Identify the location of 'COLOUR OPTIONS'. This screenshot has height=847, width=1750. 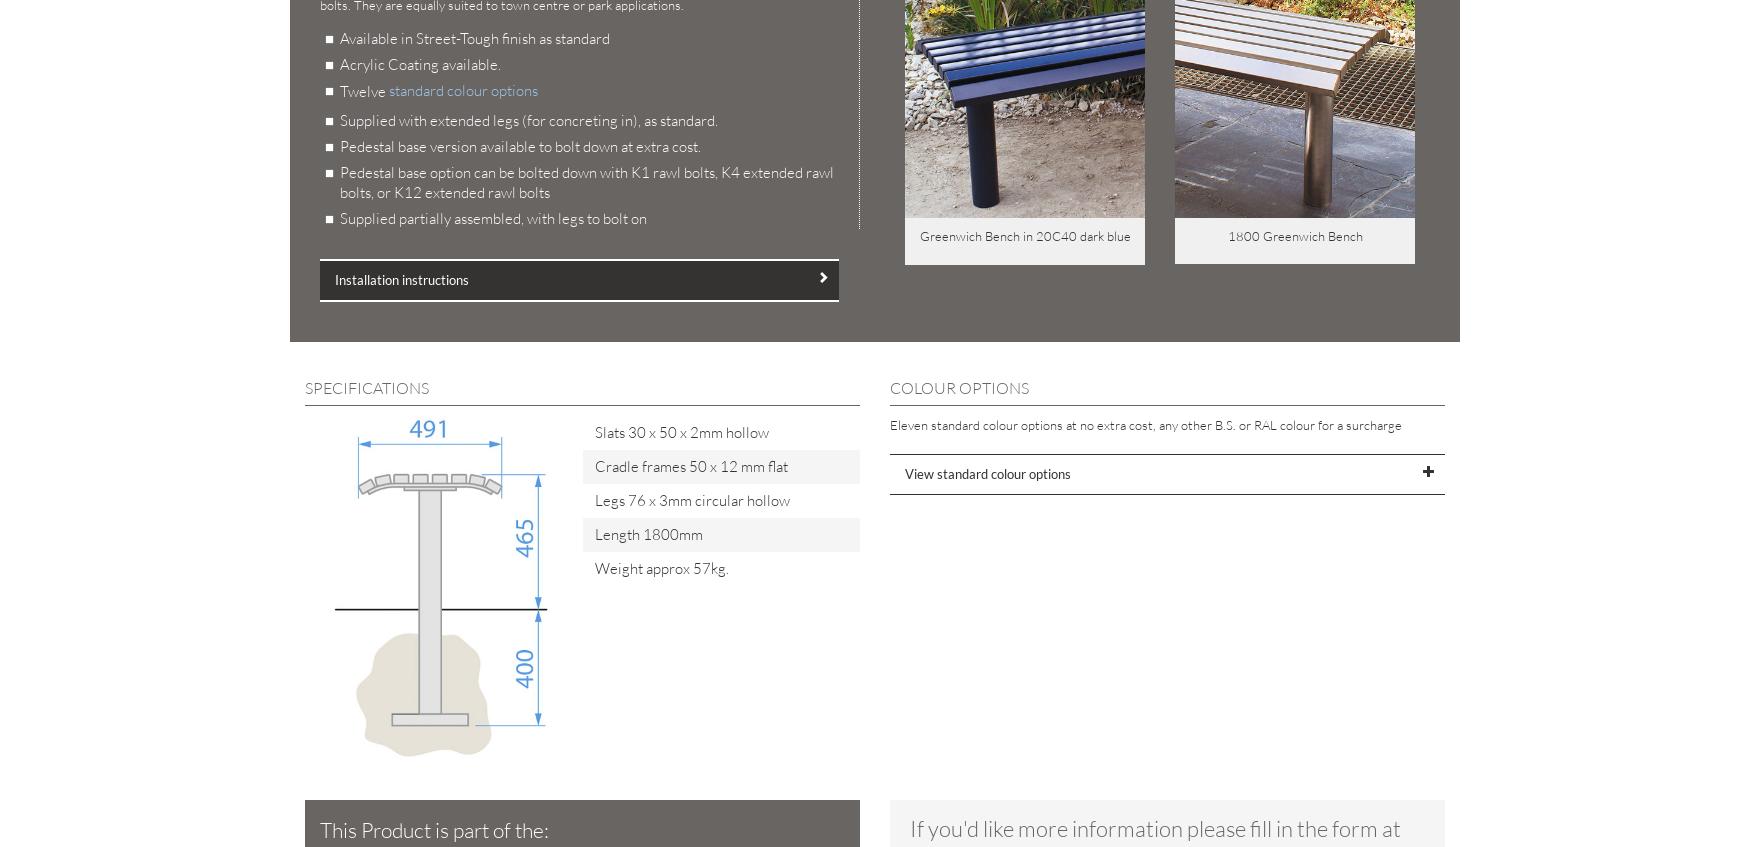
(959, 385).